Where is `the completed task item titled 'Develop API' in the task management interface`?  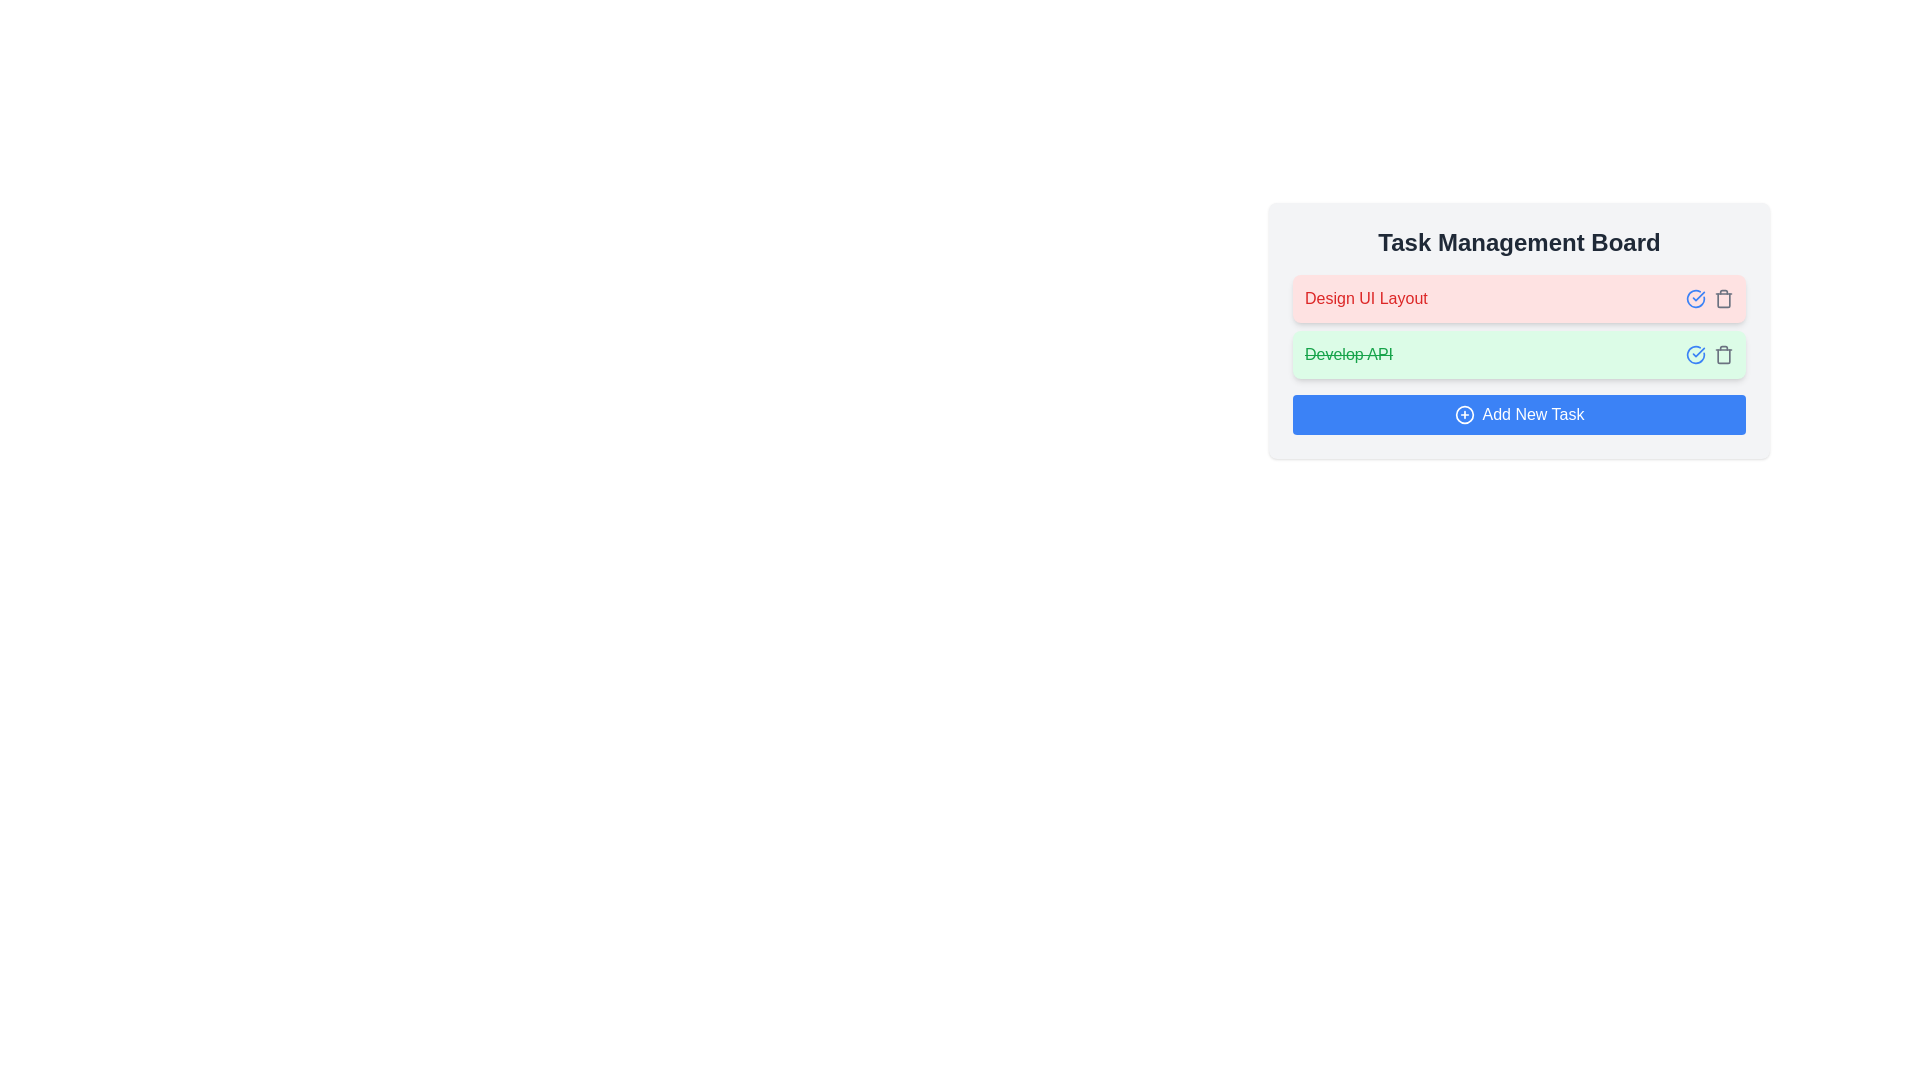
the completed task item titled 'Develop API' in the task management interface is located at coordinates (1519, 353).